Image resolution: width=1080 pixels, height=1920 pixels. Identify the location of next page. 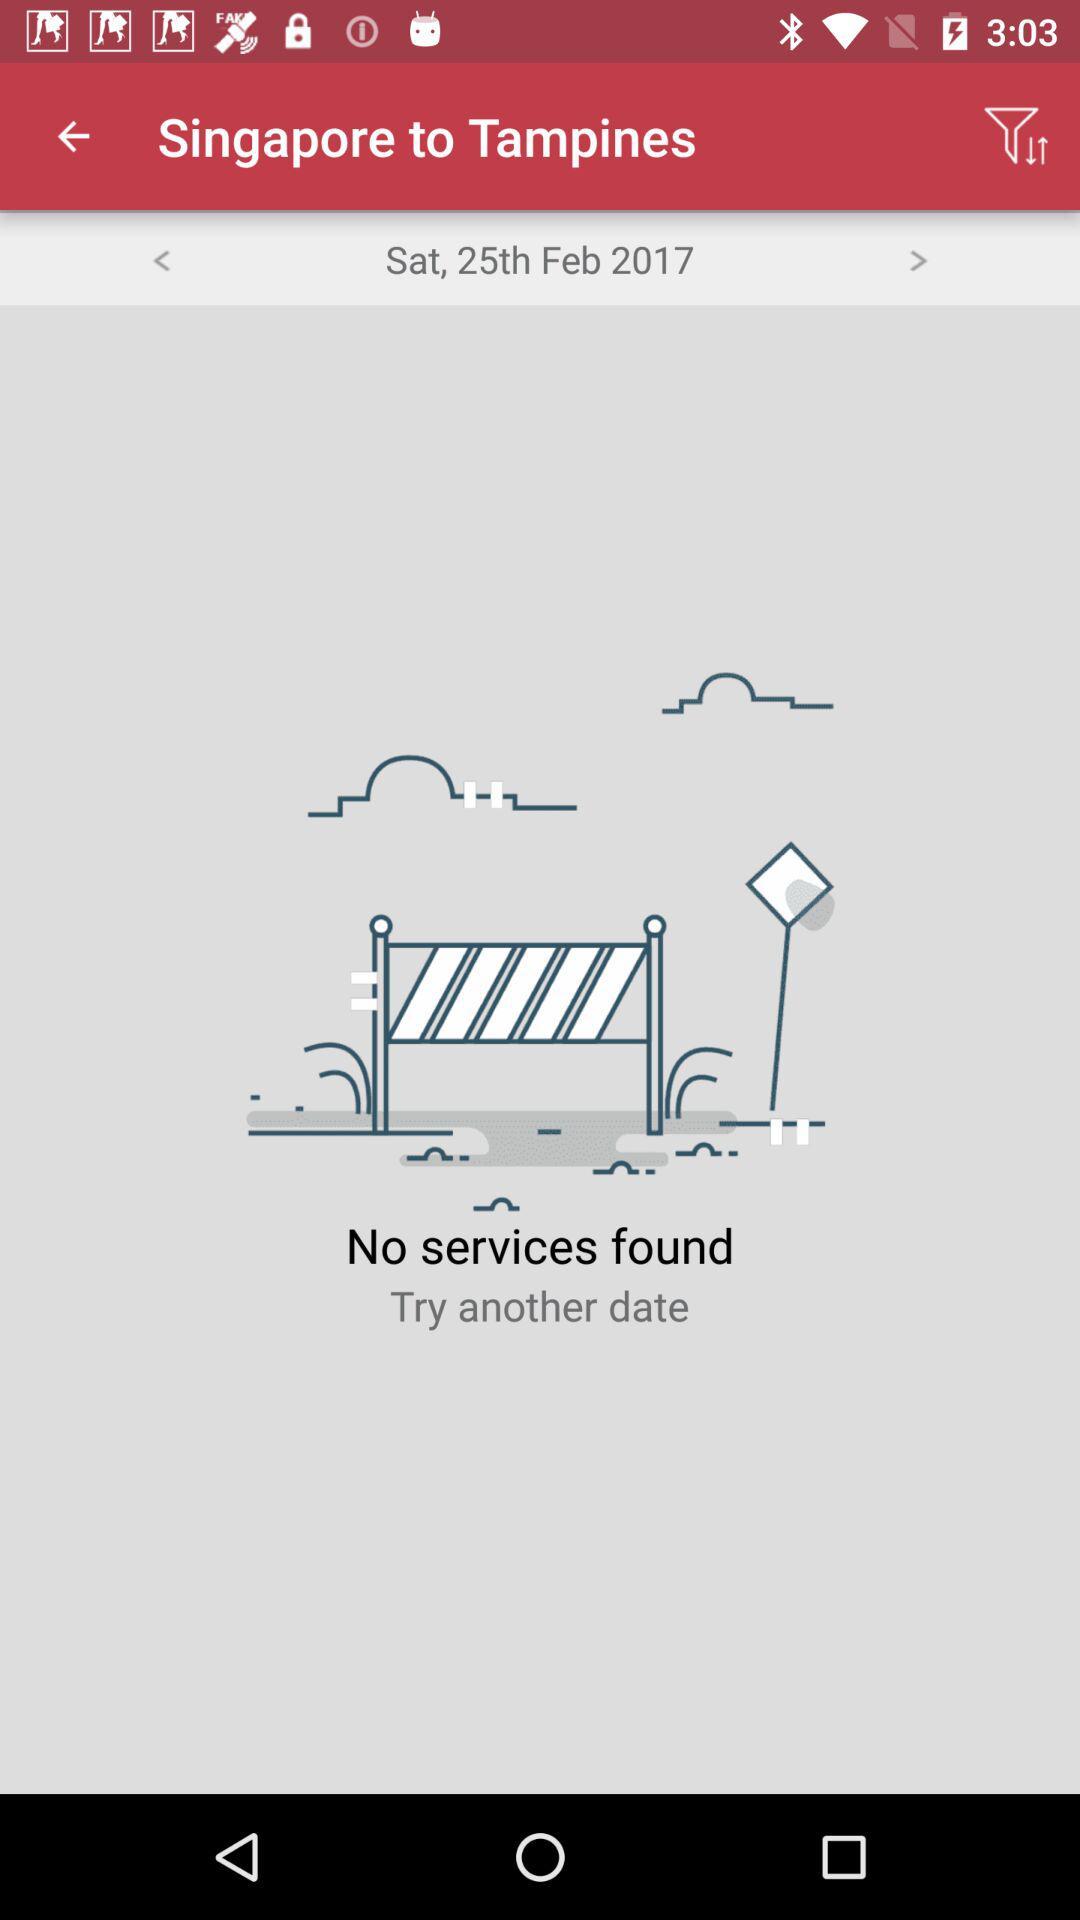
(918, 257).